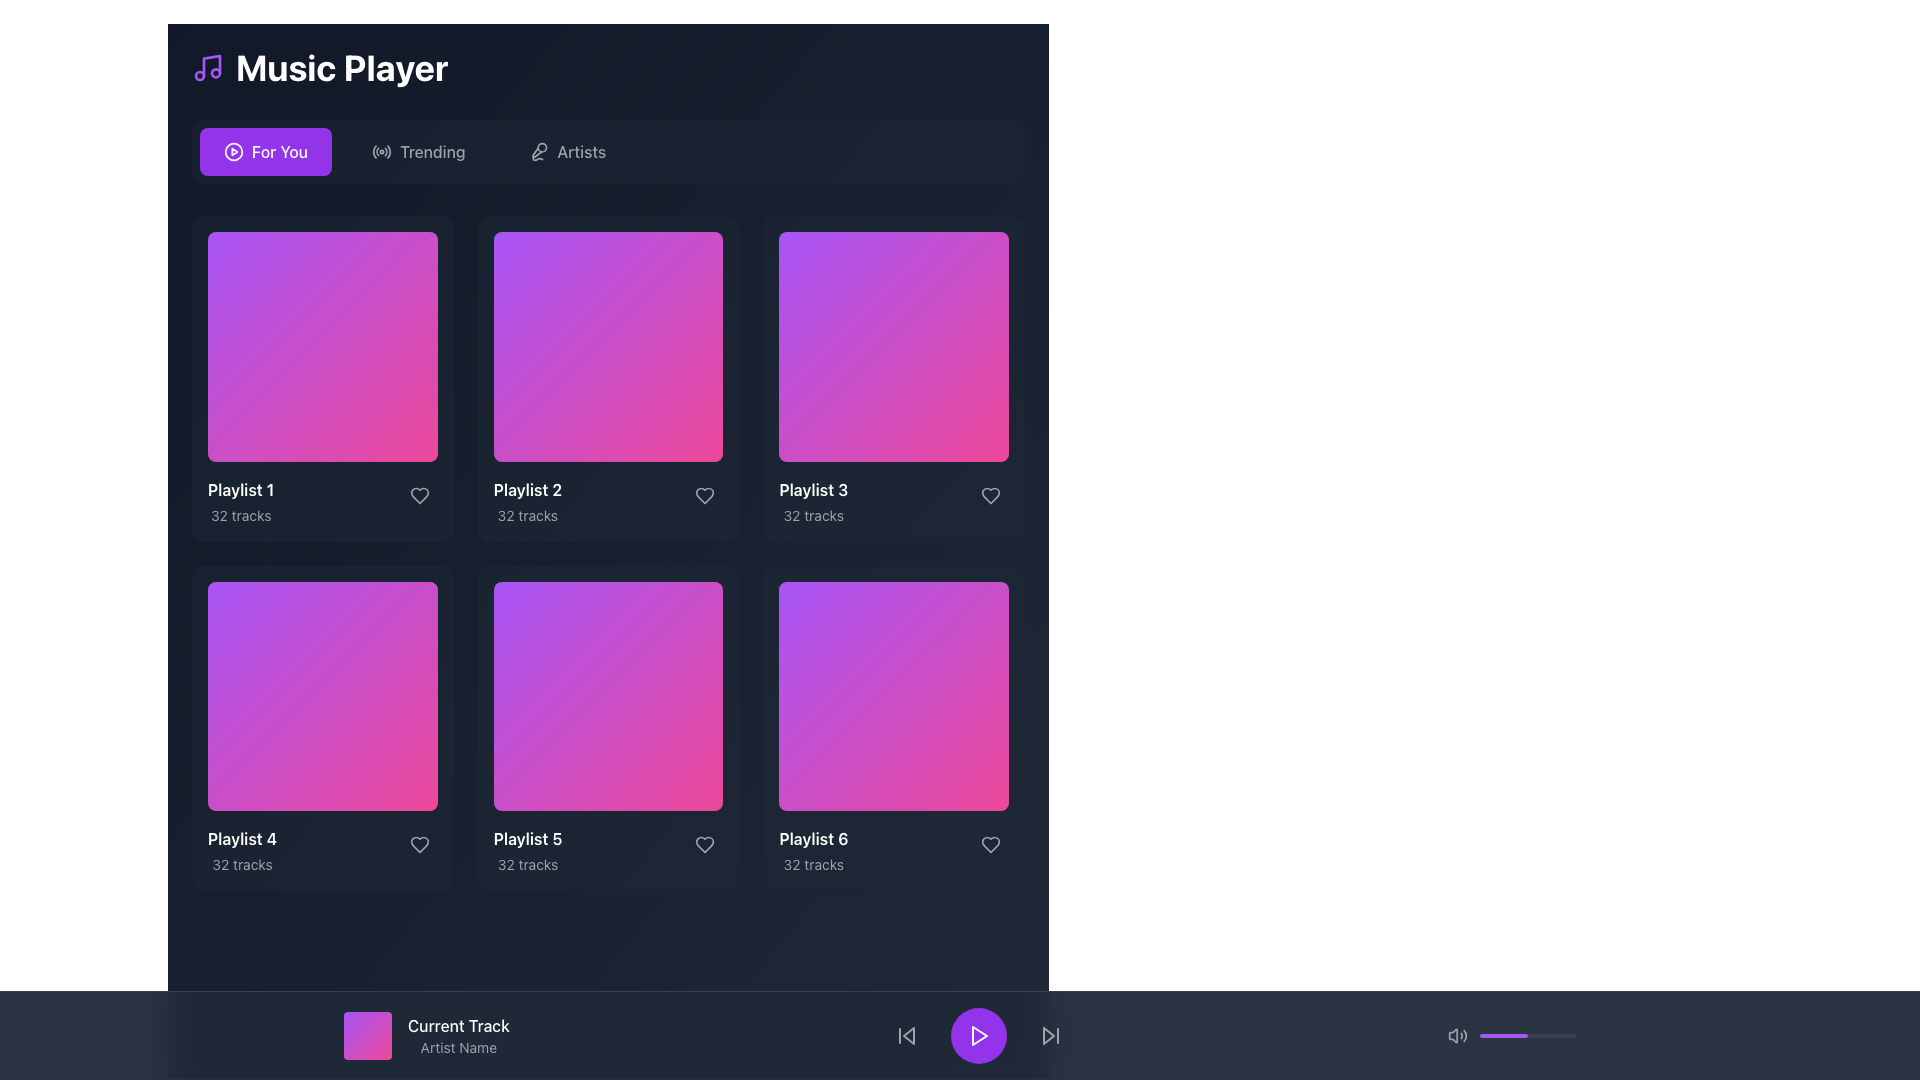  Describe the element at coordinates (893, 378) in the screenshot. I see `the third playlist card, which has a gradient background from purple to pink and displays 'Playlist 3' in bold white font` at that location.